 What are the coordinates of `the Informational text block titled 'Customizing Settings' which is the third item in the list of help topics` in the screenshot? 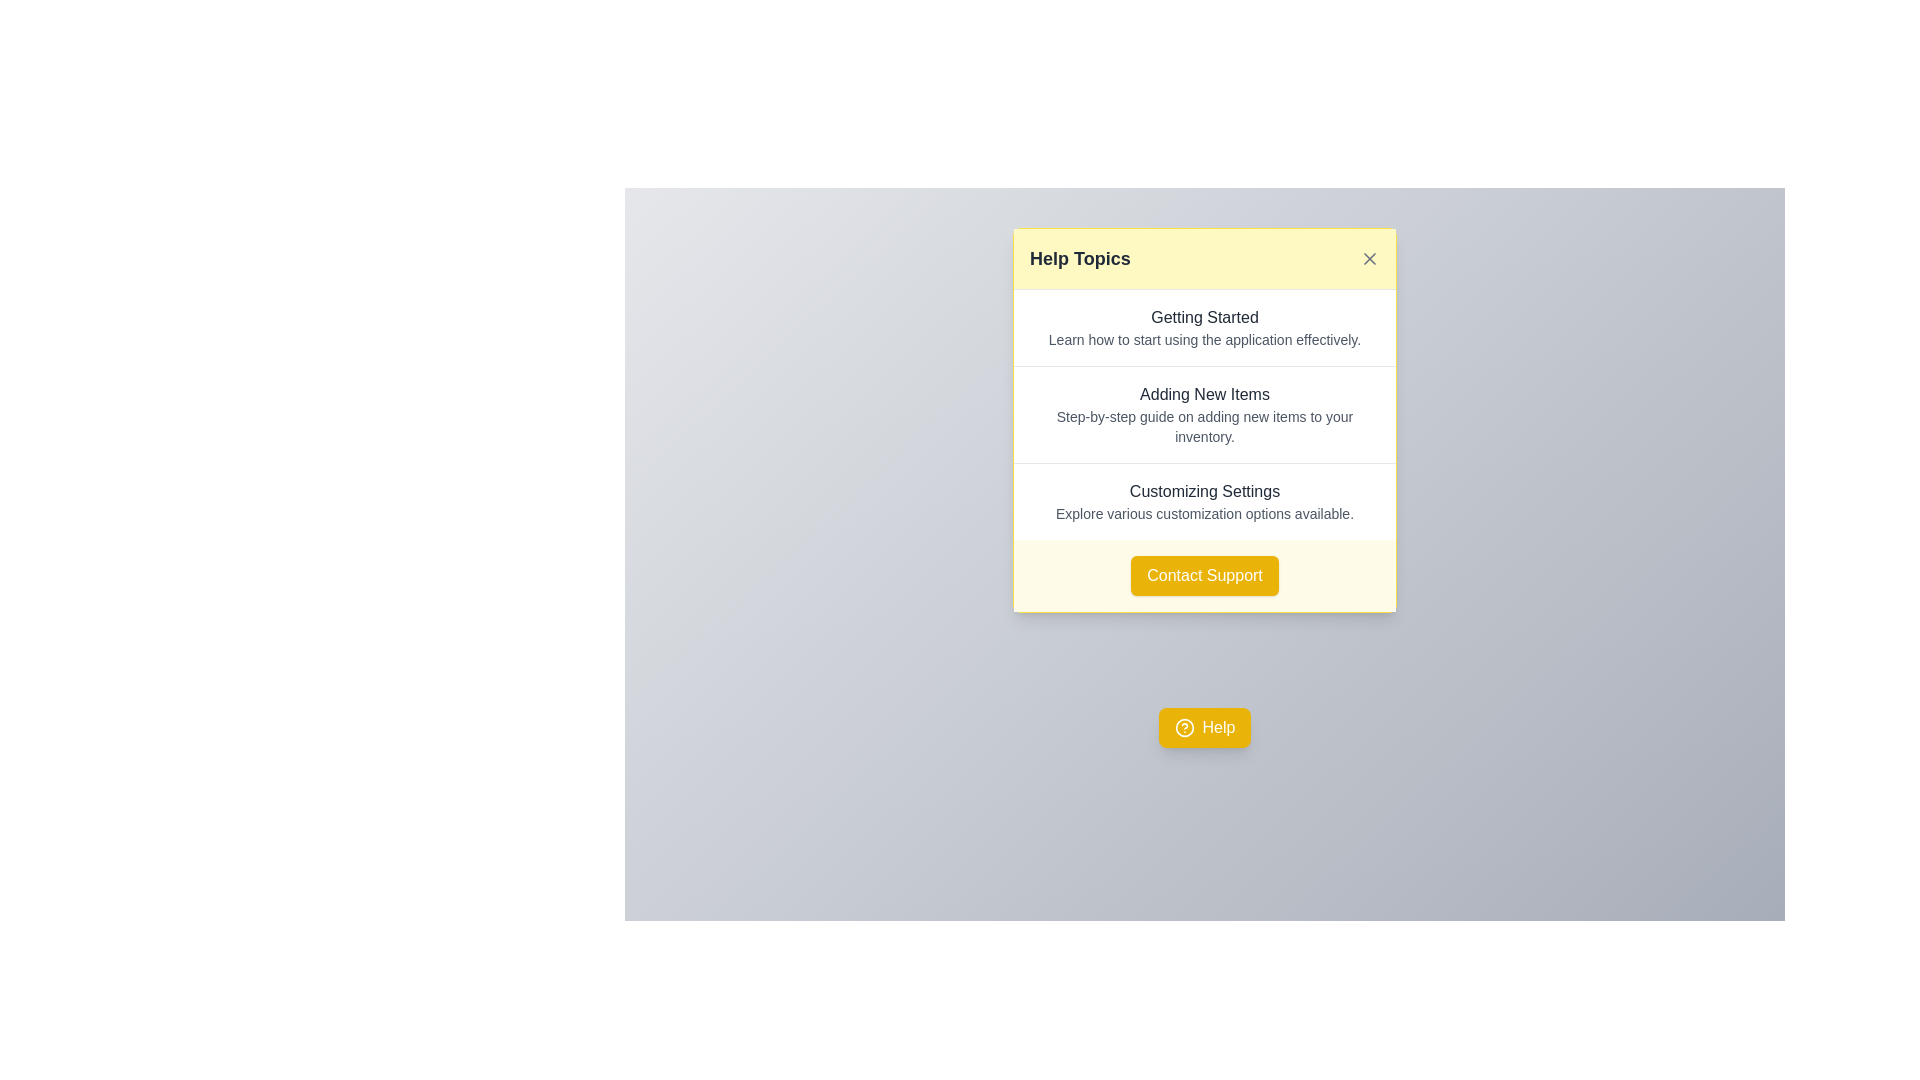 It's located at (1203, 500).